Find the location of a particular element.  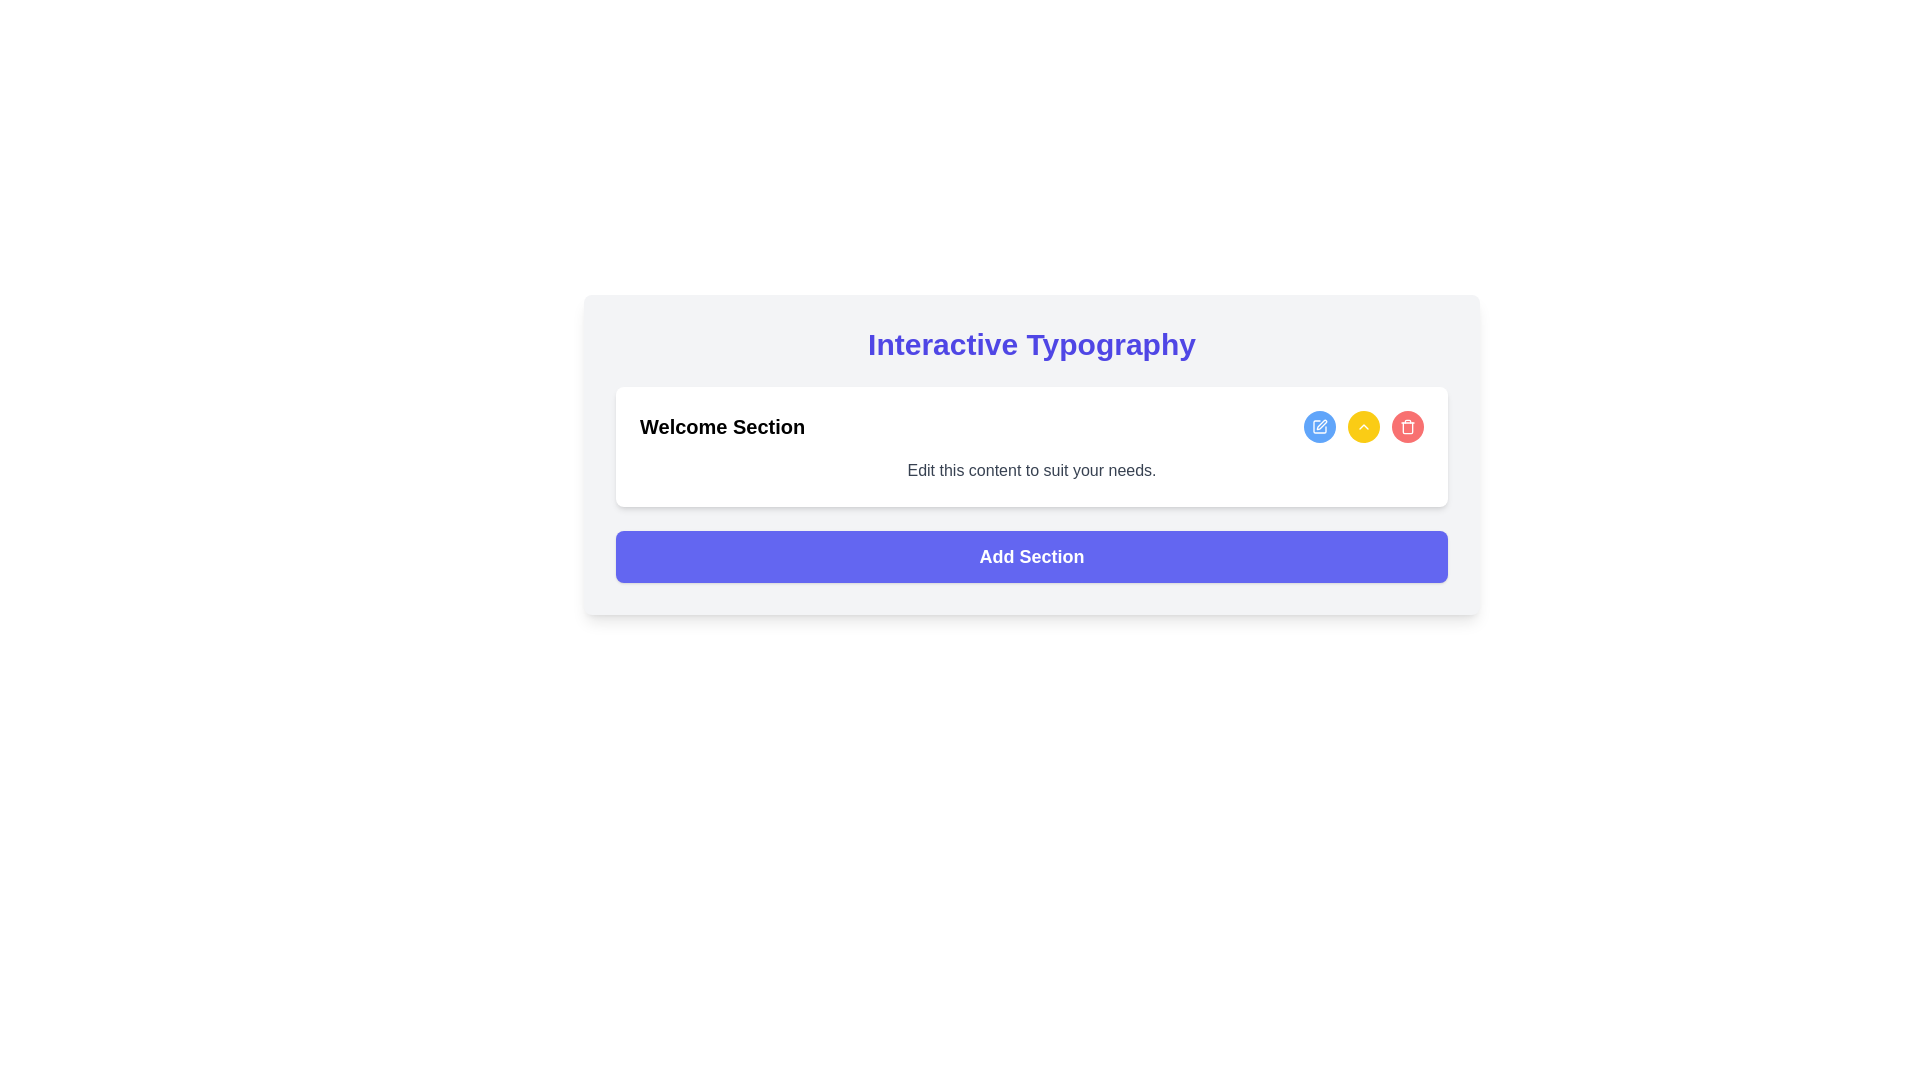

the fourth circular button in the horizontal row of buttons on the right end of the card is located at coordinates (1406, 426).